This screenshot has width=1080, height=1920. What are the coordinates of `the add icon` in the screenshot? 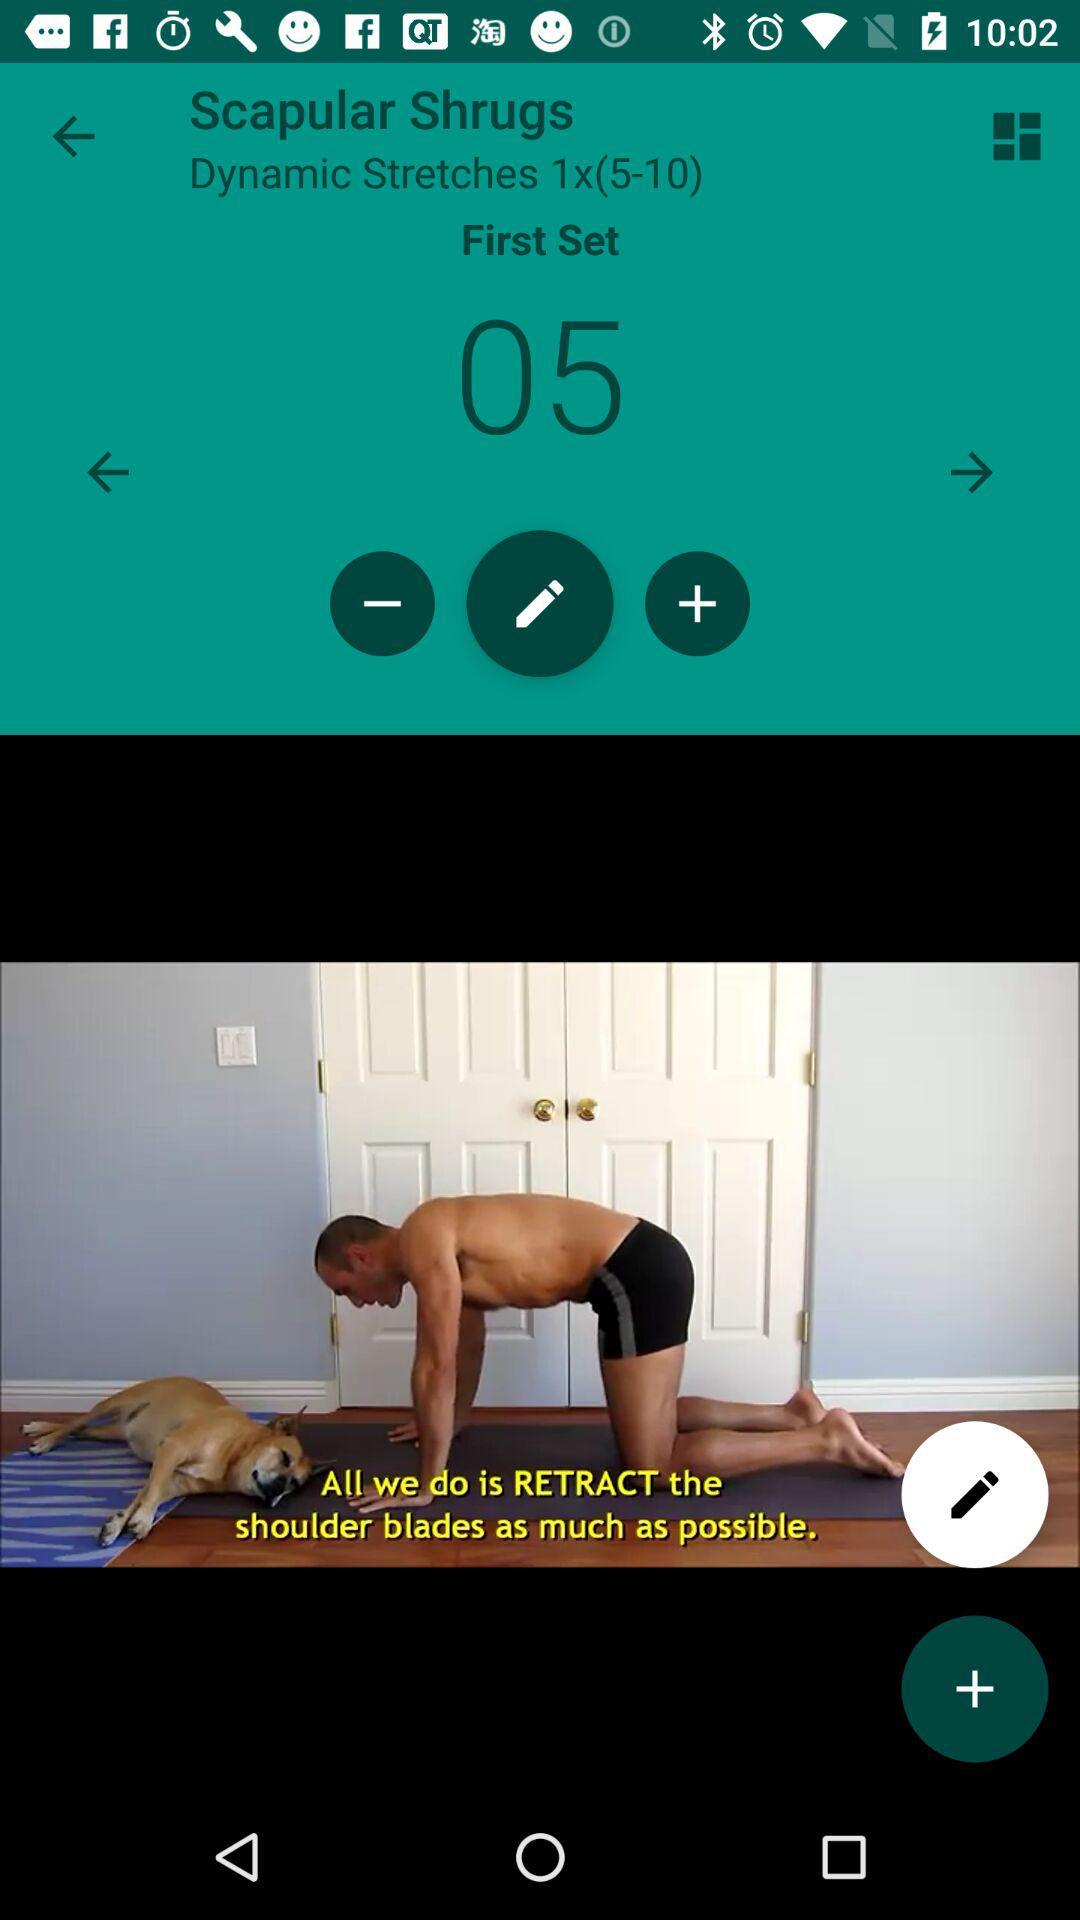 It's located at (696, 646).